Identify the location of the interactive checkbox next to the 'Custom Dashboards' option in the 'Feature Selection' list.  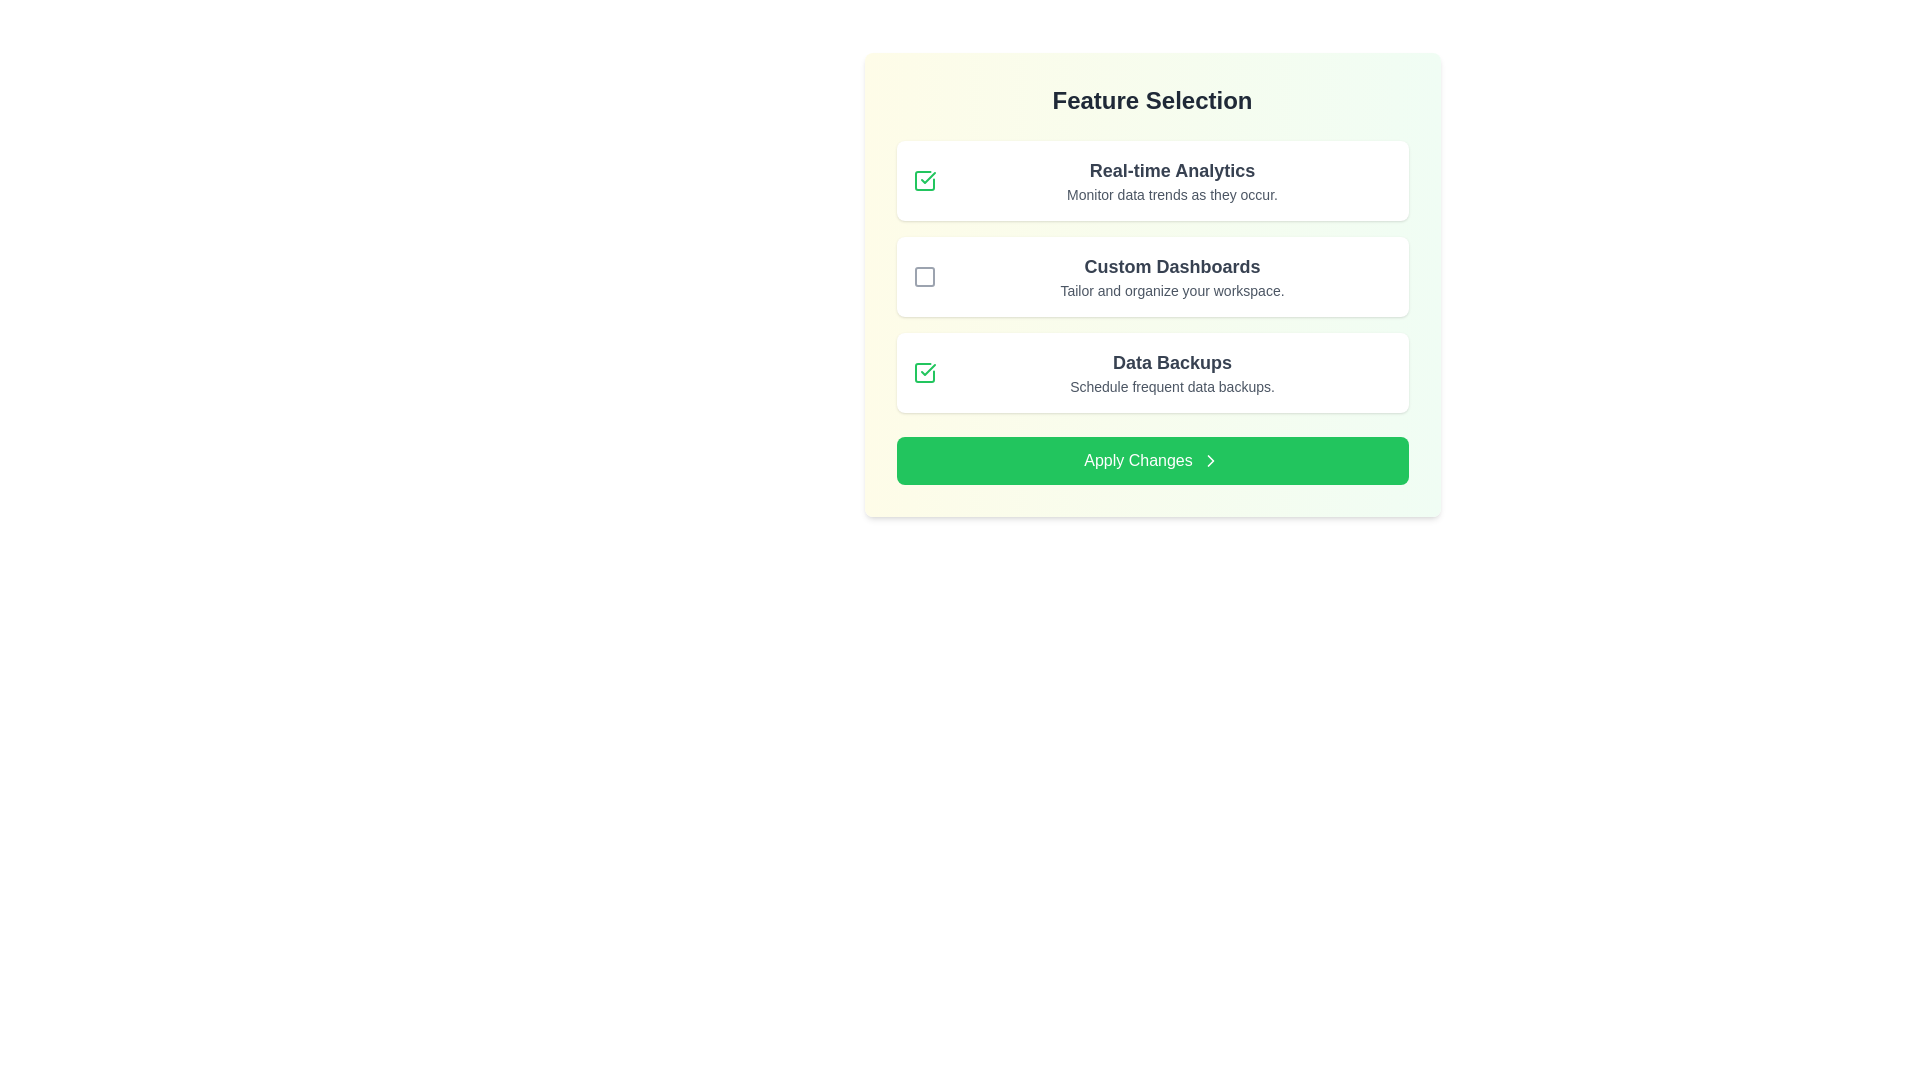
(923, 277).